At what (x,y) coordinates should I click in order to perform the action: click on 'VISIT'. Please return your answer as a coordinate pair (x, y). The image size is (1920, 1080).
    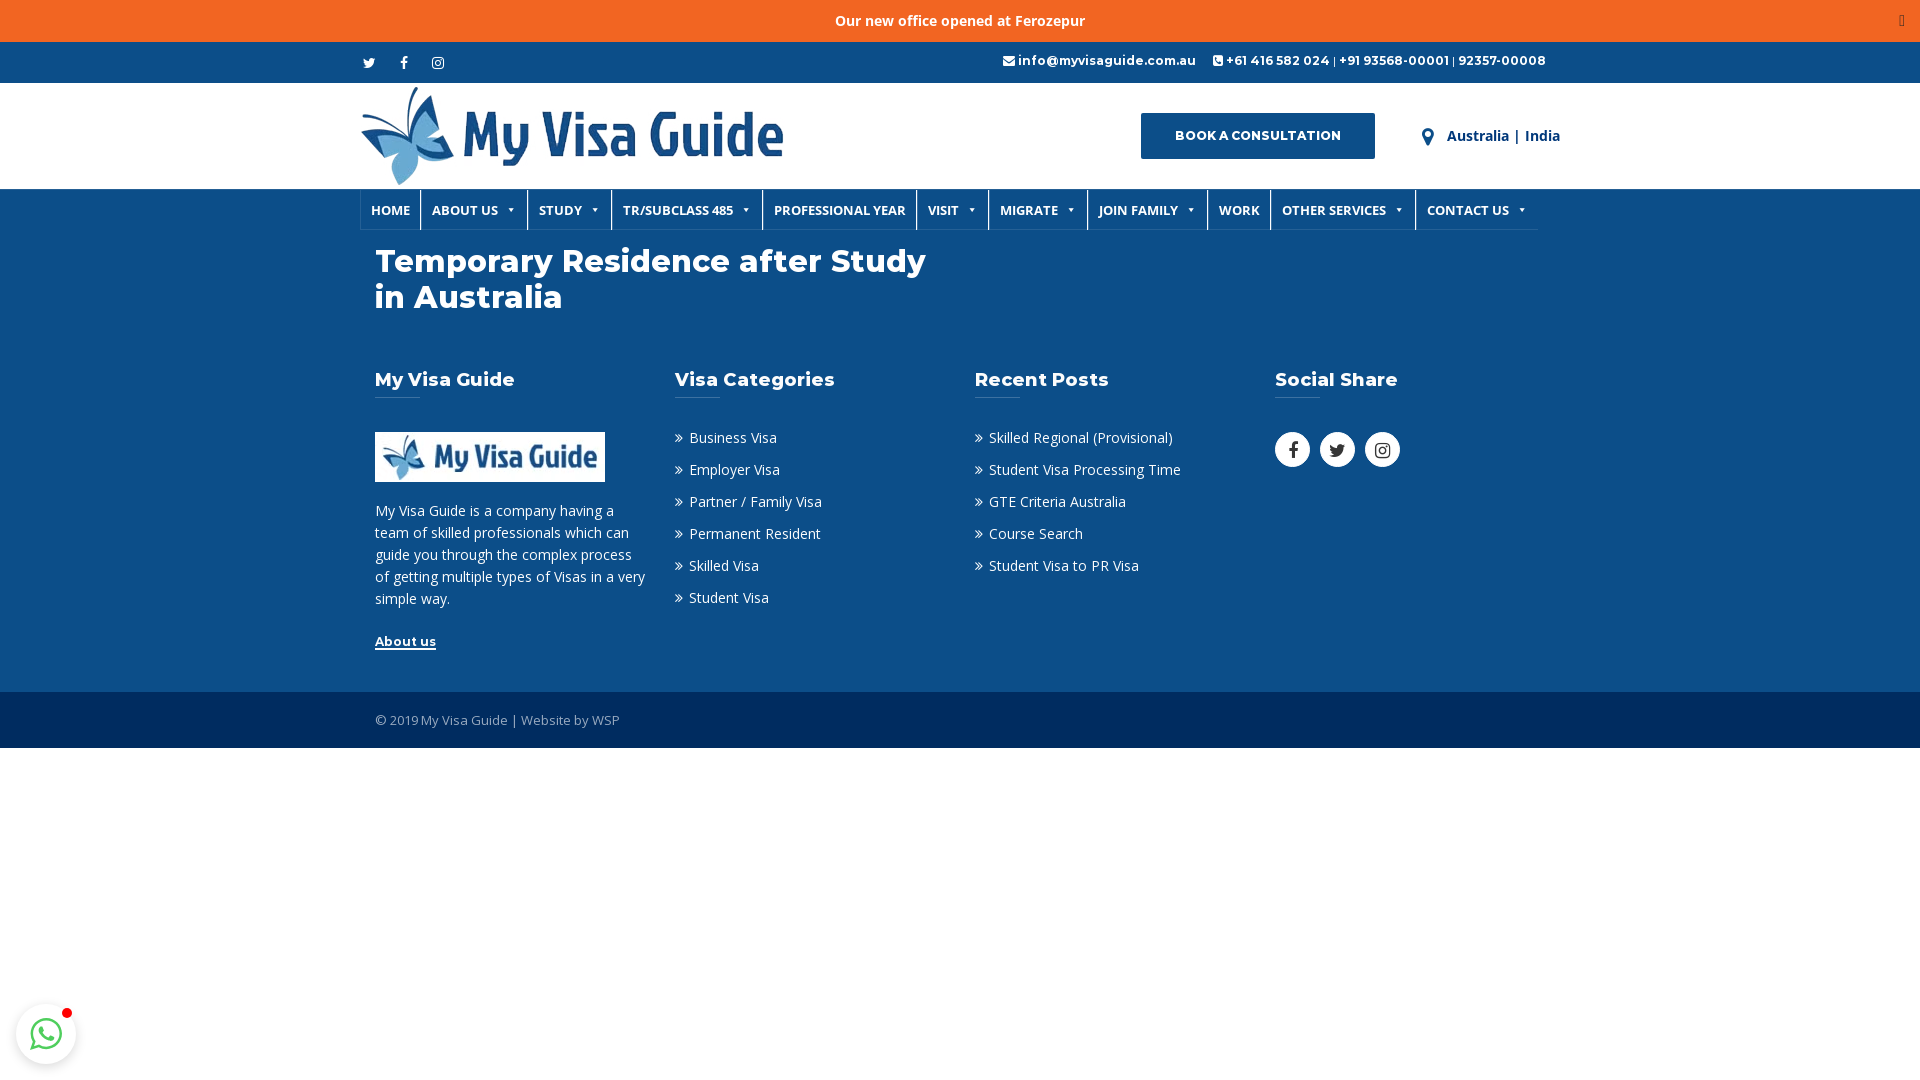
    Looking at the image, I should click on (951, 209).